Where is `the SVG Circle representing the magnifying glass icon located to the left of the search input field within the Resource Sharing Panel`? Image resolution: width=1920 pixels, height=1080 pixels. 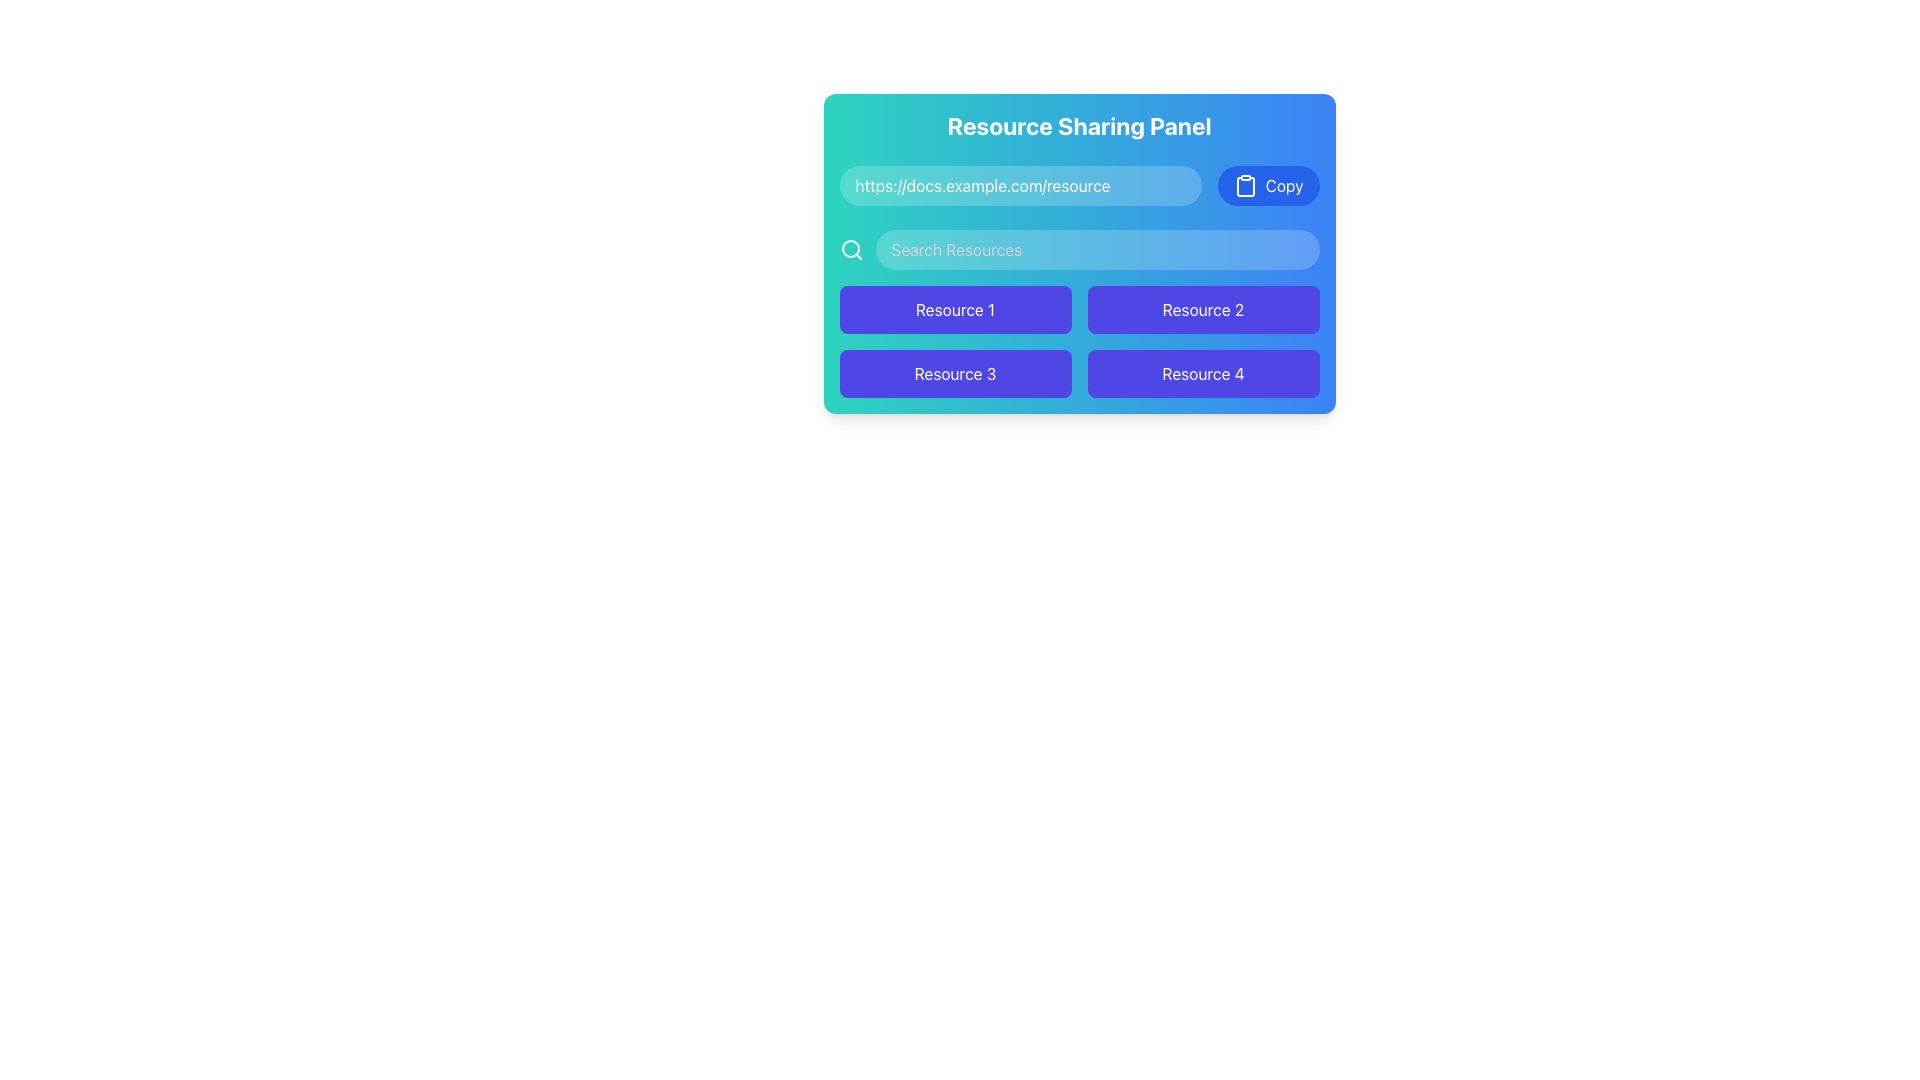
the SVG Circle representing the magnifying glass icon located to the left of the search input field within the Resource Sharing Panel is located at coordinates (850, 248).